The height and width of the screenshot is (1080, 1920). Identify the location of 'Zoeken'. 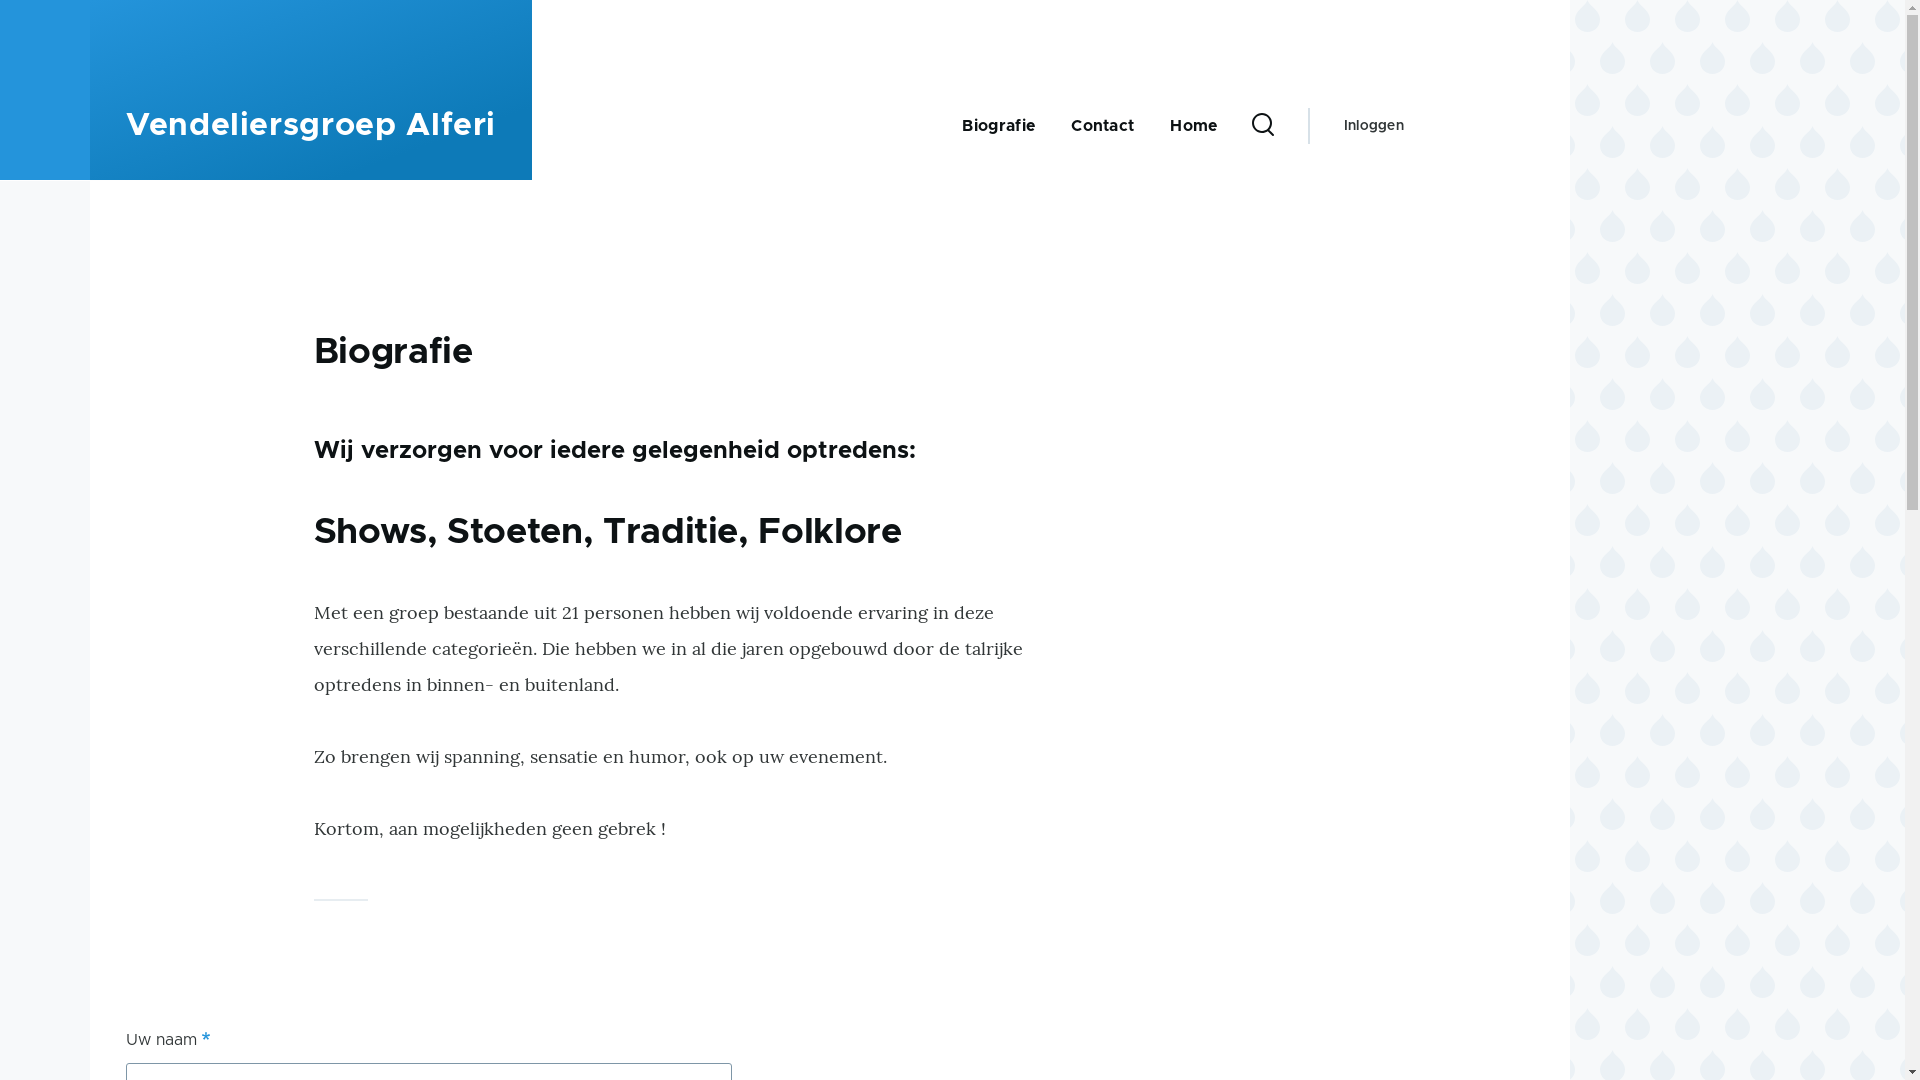
(1256, 250).